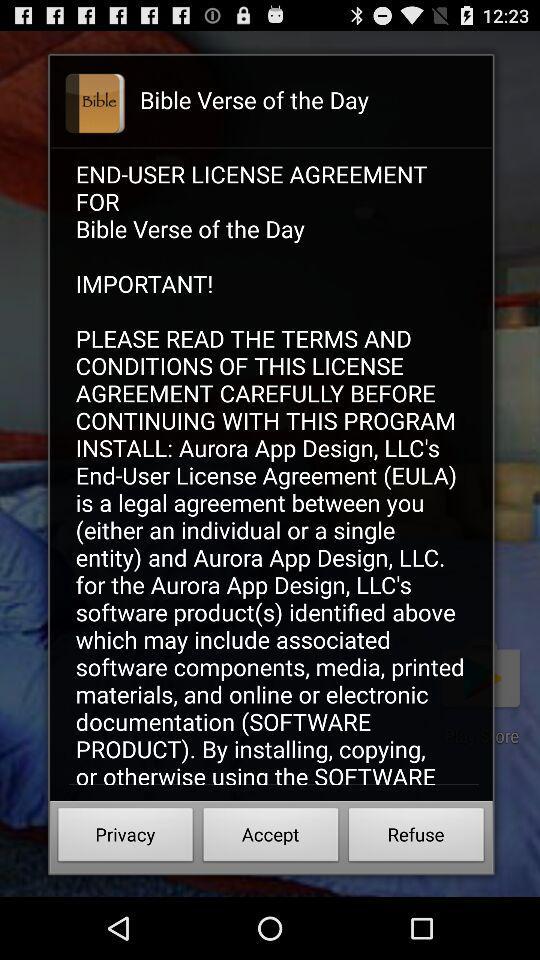  Describe the element at coordinates (125, 837) in the screenshot. I see `the privacy item` at that location.